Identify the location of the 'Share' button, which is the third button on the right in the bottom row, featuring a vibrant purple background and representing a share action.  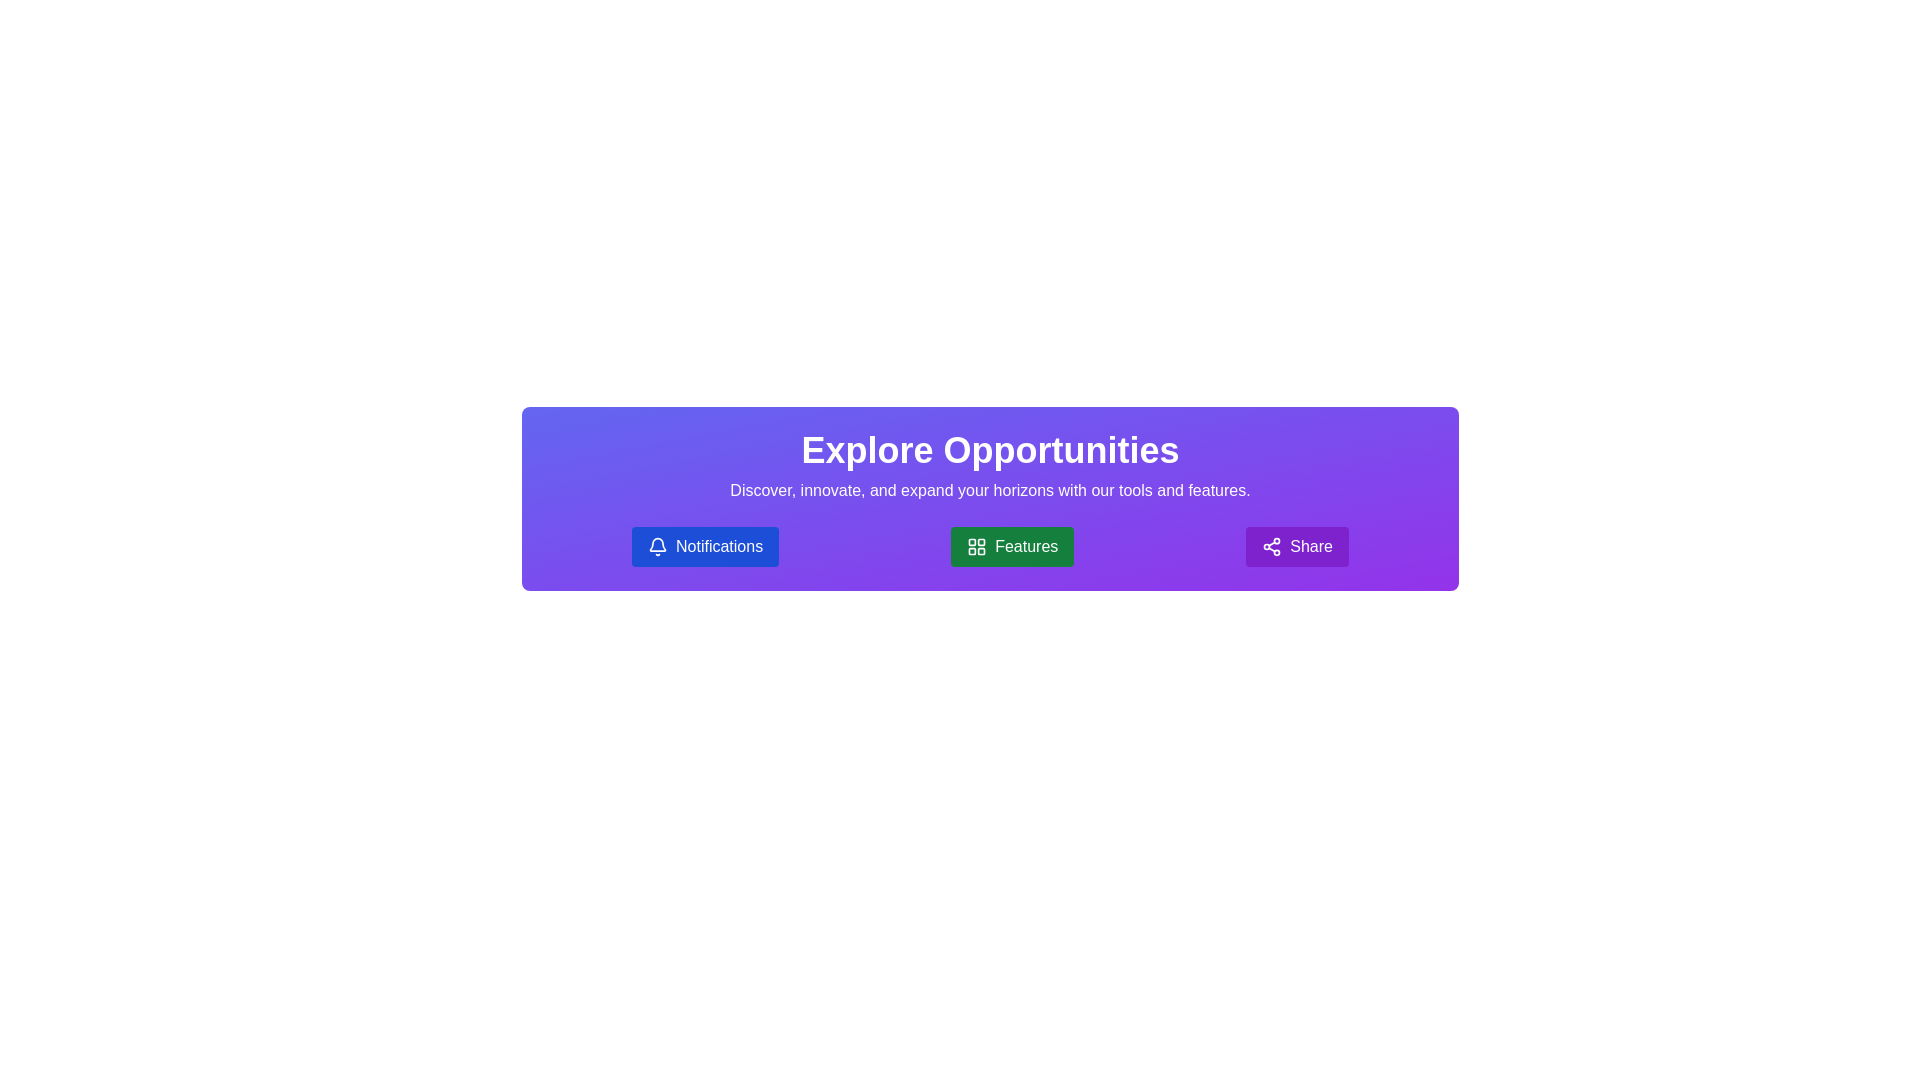
(1271, 547).